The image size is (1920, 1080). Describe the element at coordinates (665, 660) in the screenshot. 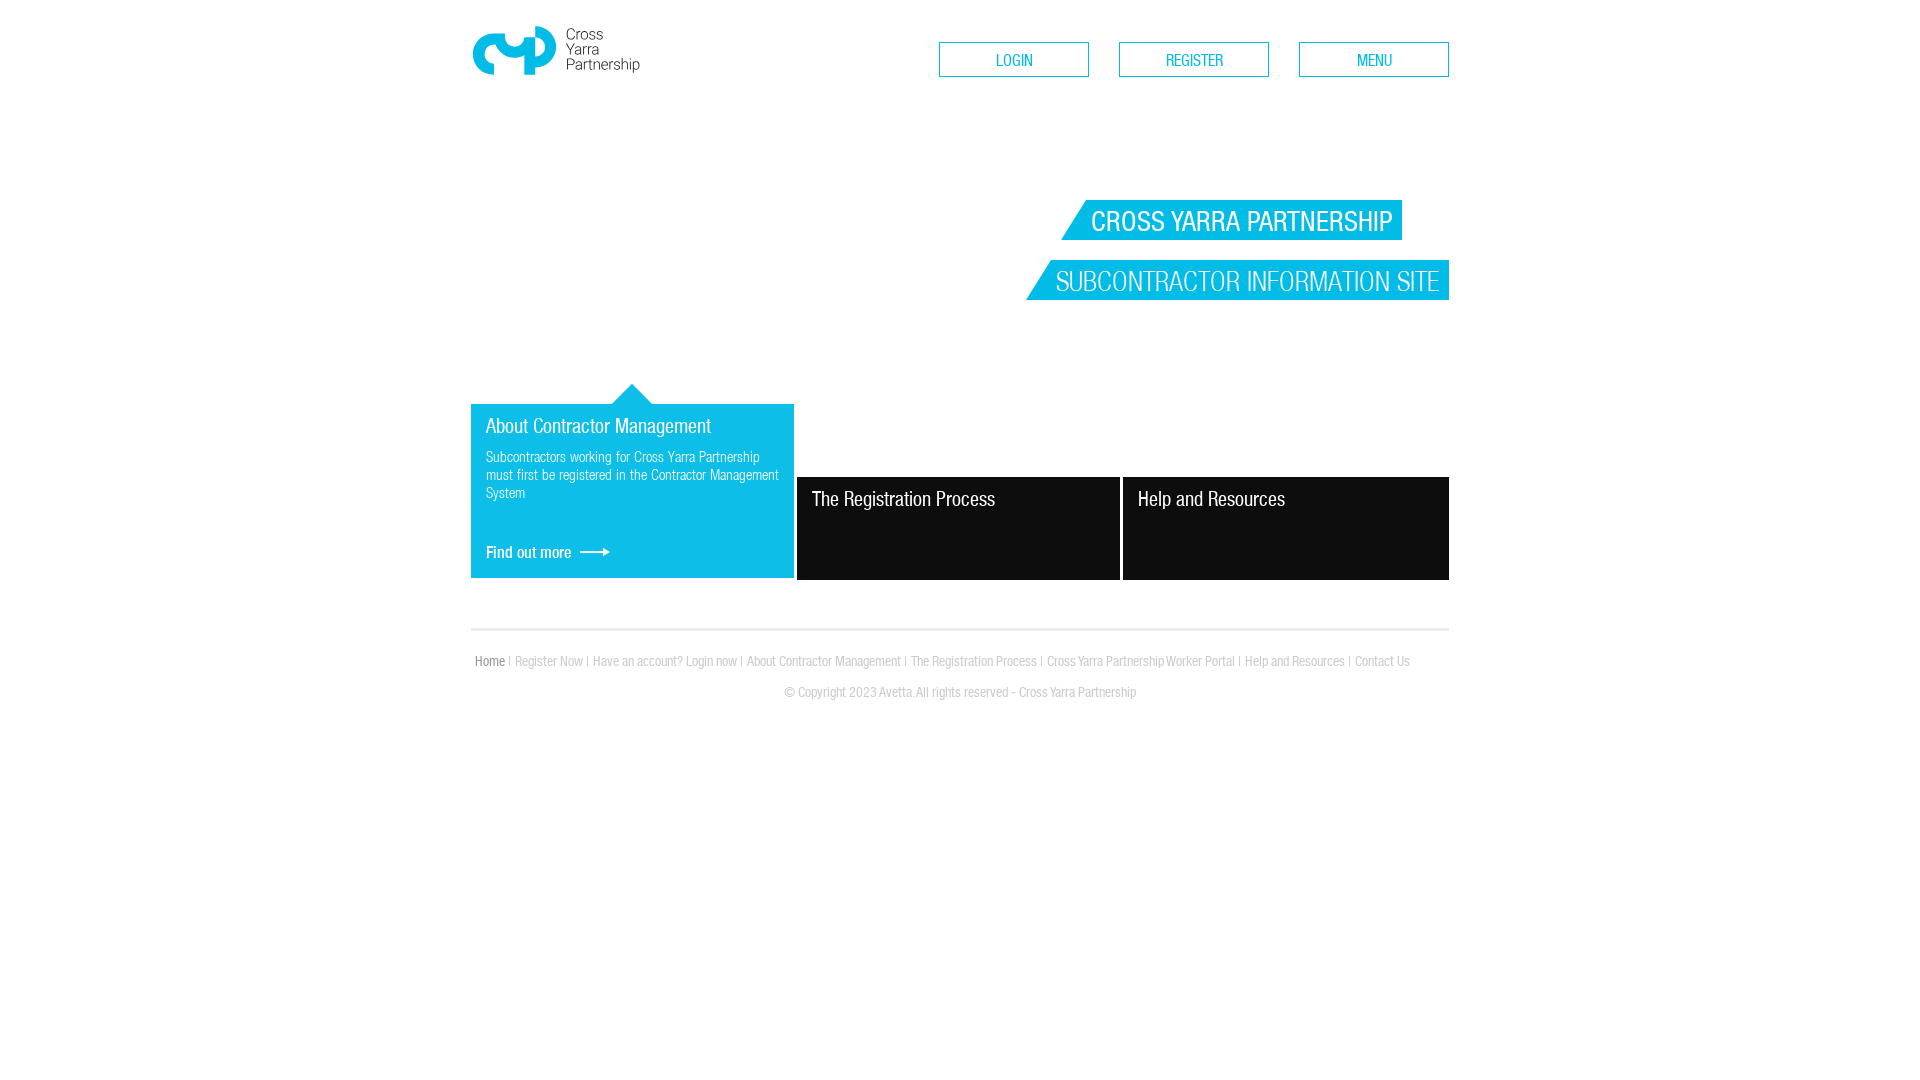

I see `'Have an account? Login now'` at that location.